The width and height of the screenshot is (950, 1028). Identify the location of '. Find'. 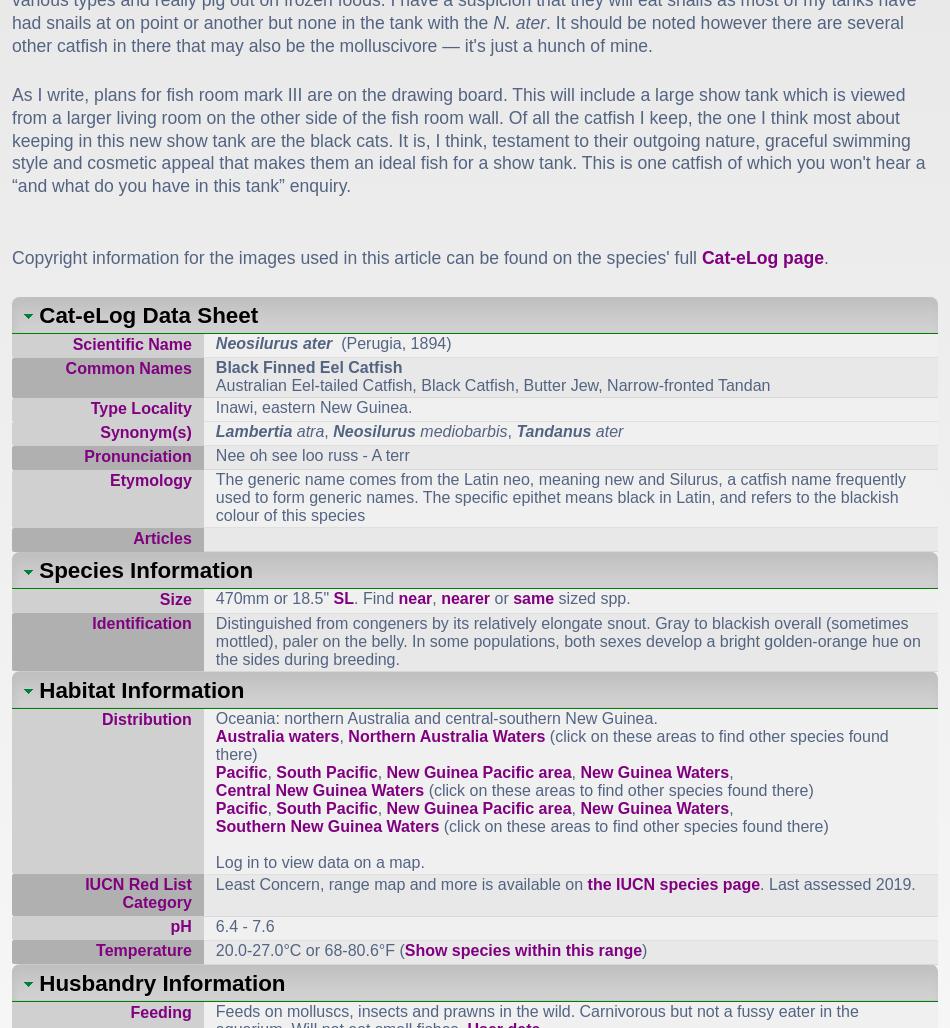
(375, 597).